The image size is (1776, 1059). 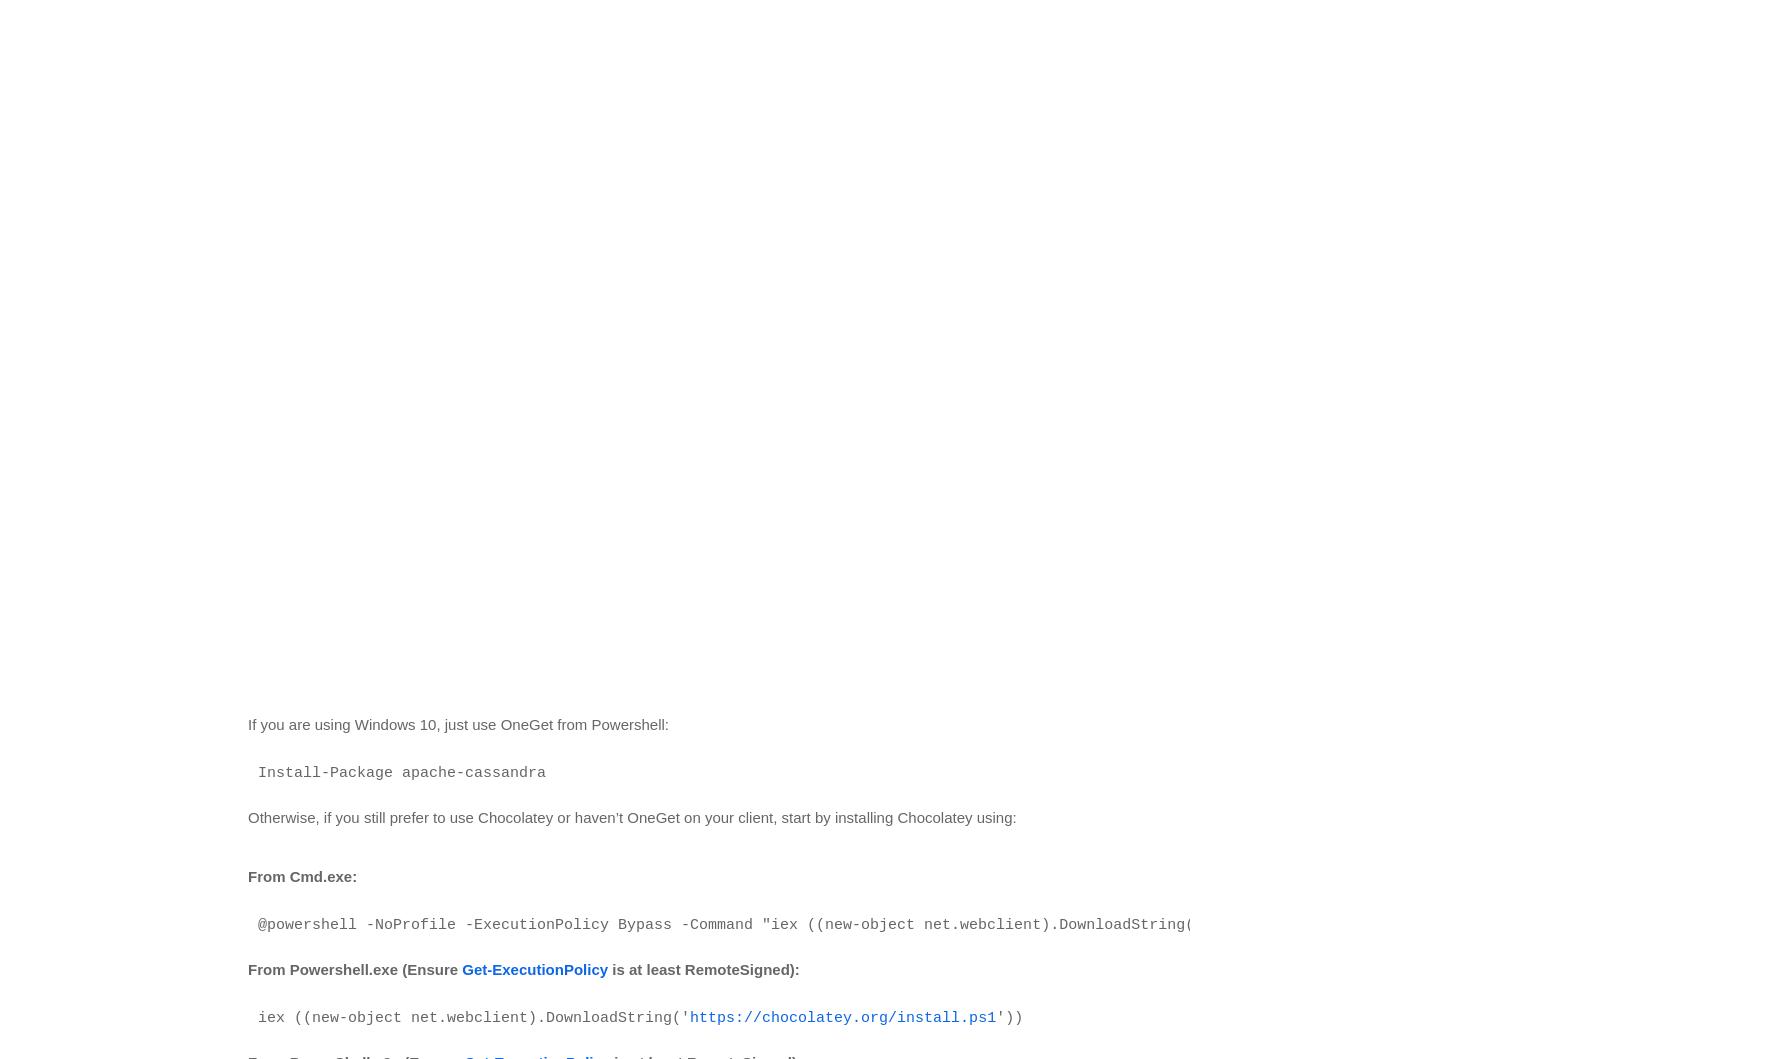 I want to click on 'iex ((new-object net.webclient).DownloadString('', so click(x=473, y=1016).